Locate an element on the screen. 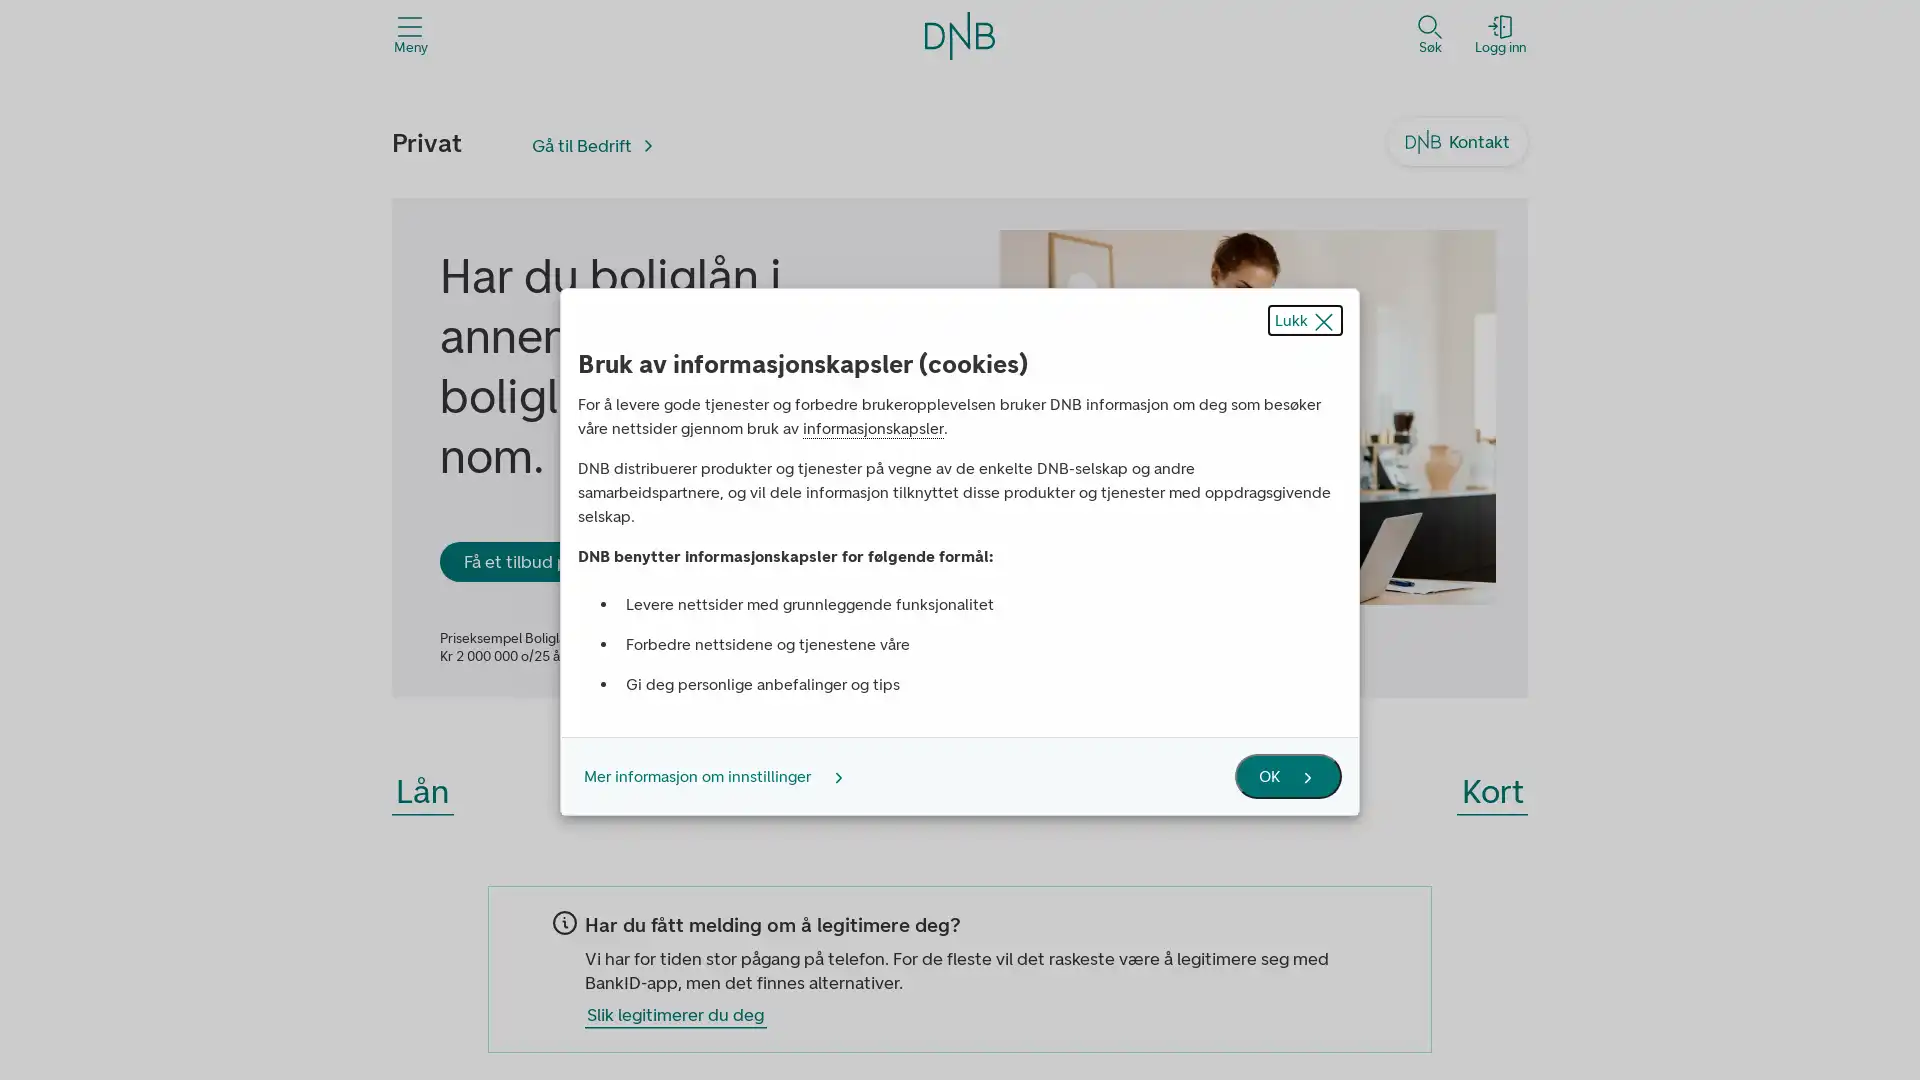 This screenshot has width=1920, height=1080. OK is located at coordinates (1288, 774).